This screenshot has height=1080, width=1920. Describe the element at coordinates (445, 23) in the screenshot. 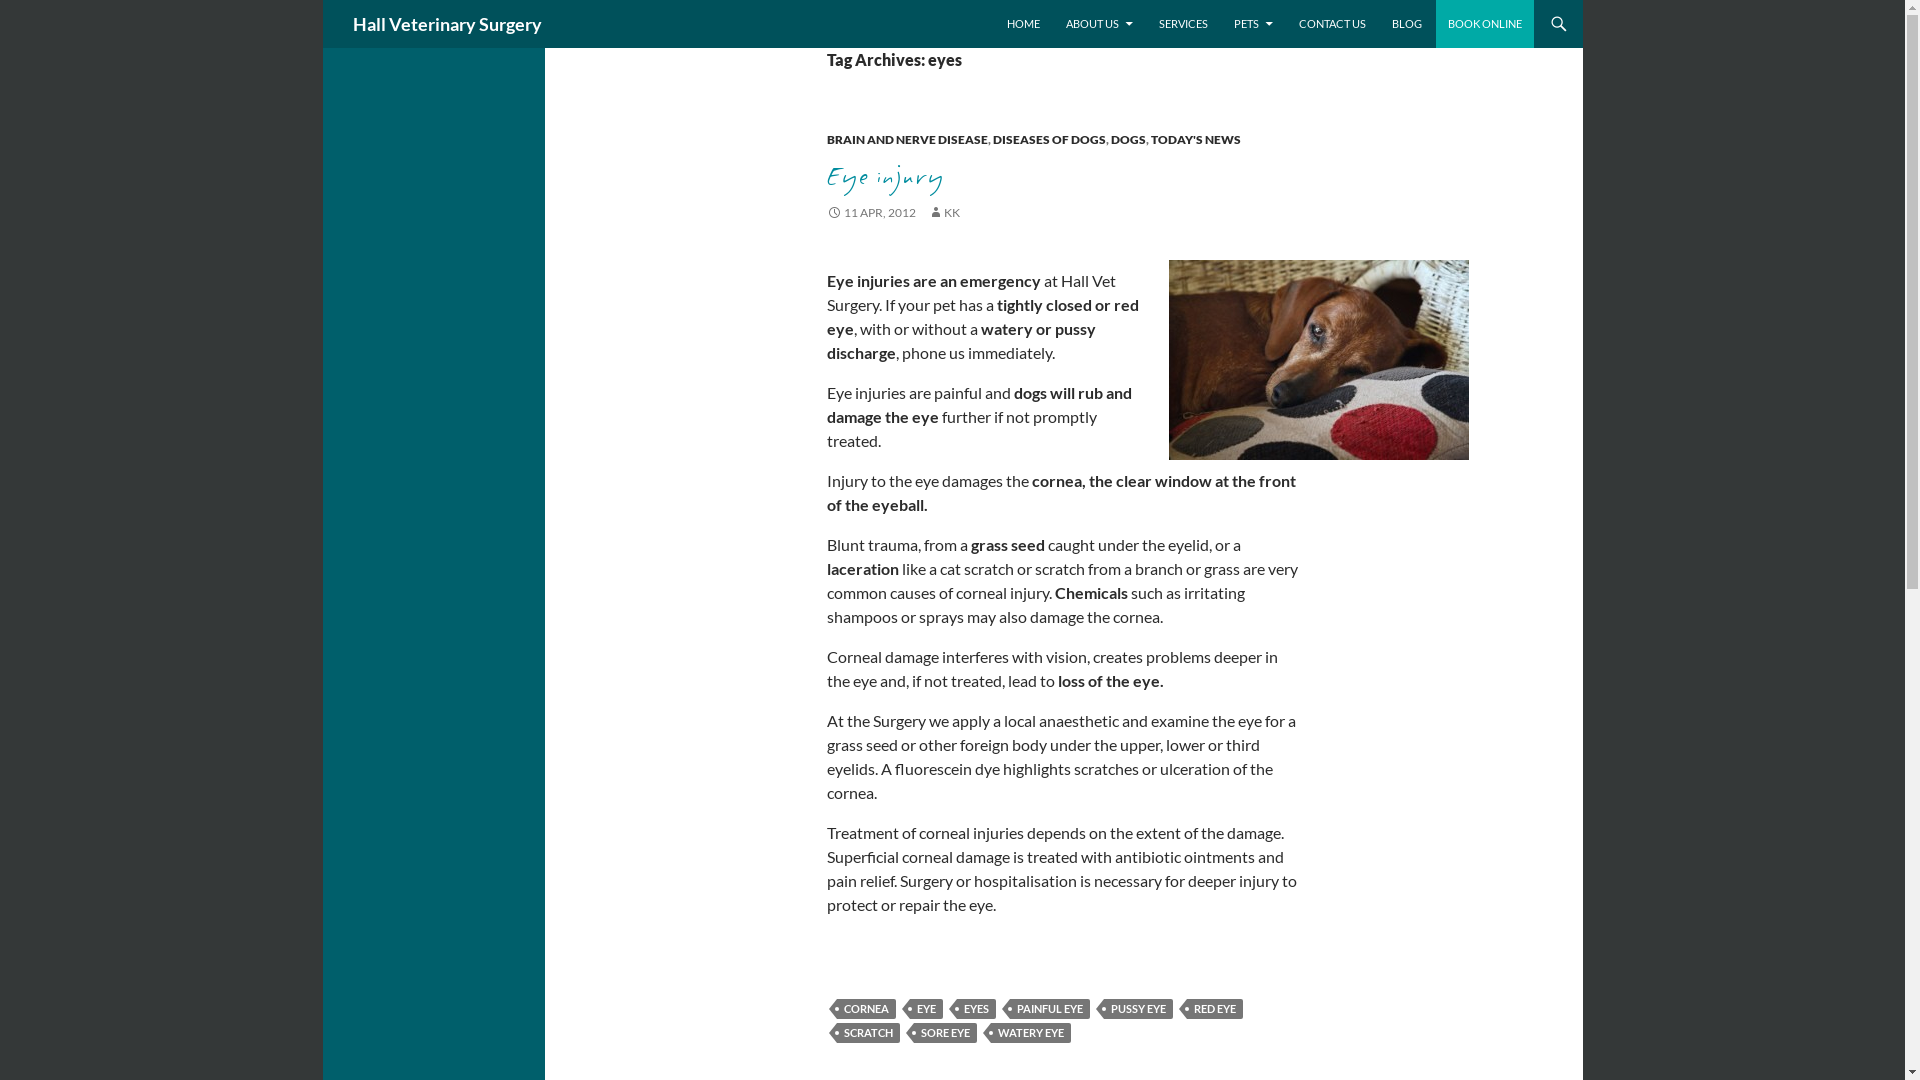

I see `'Hall Veterinary Surgery'` at that location.